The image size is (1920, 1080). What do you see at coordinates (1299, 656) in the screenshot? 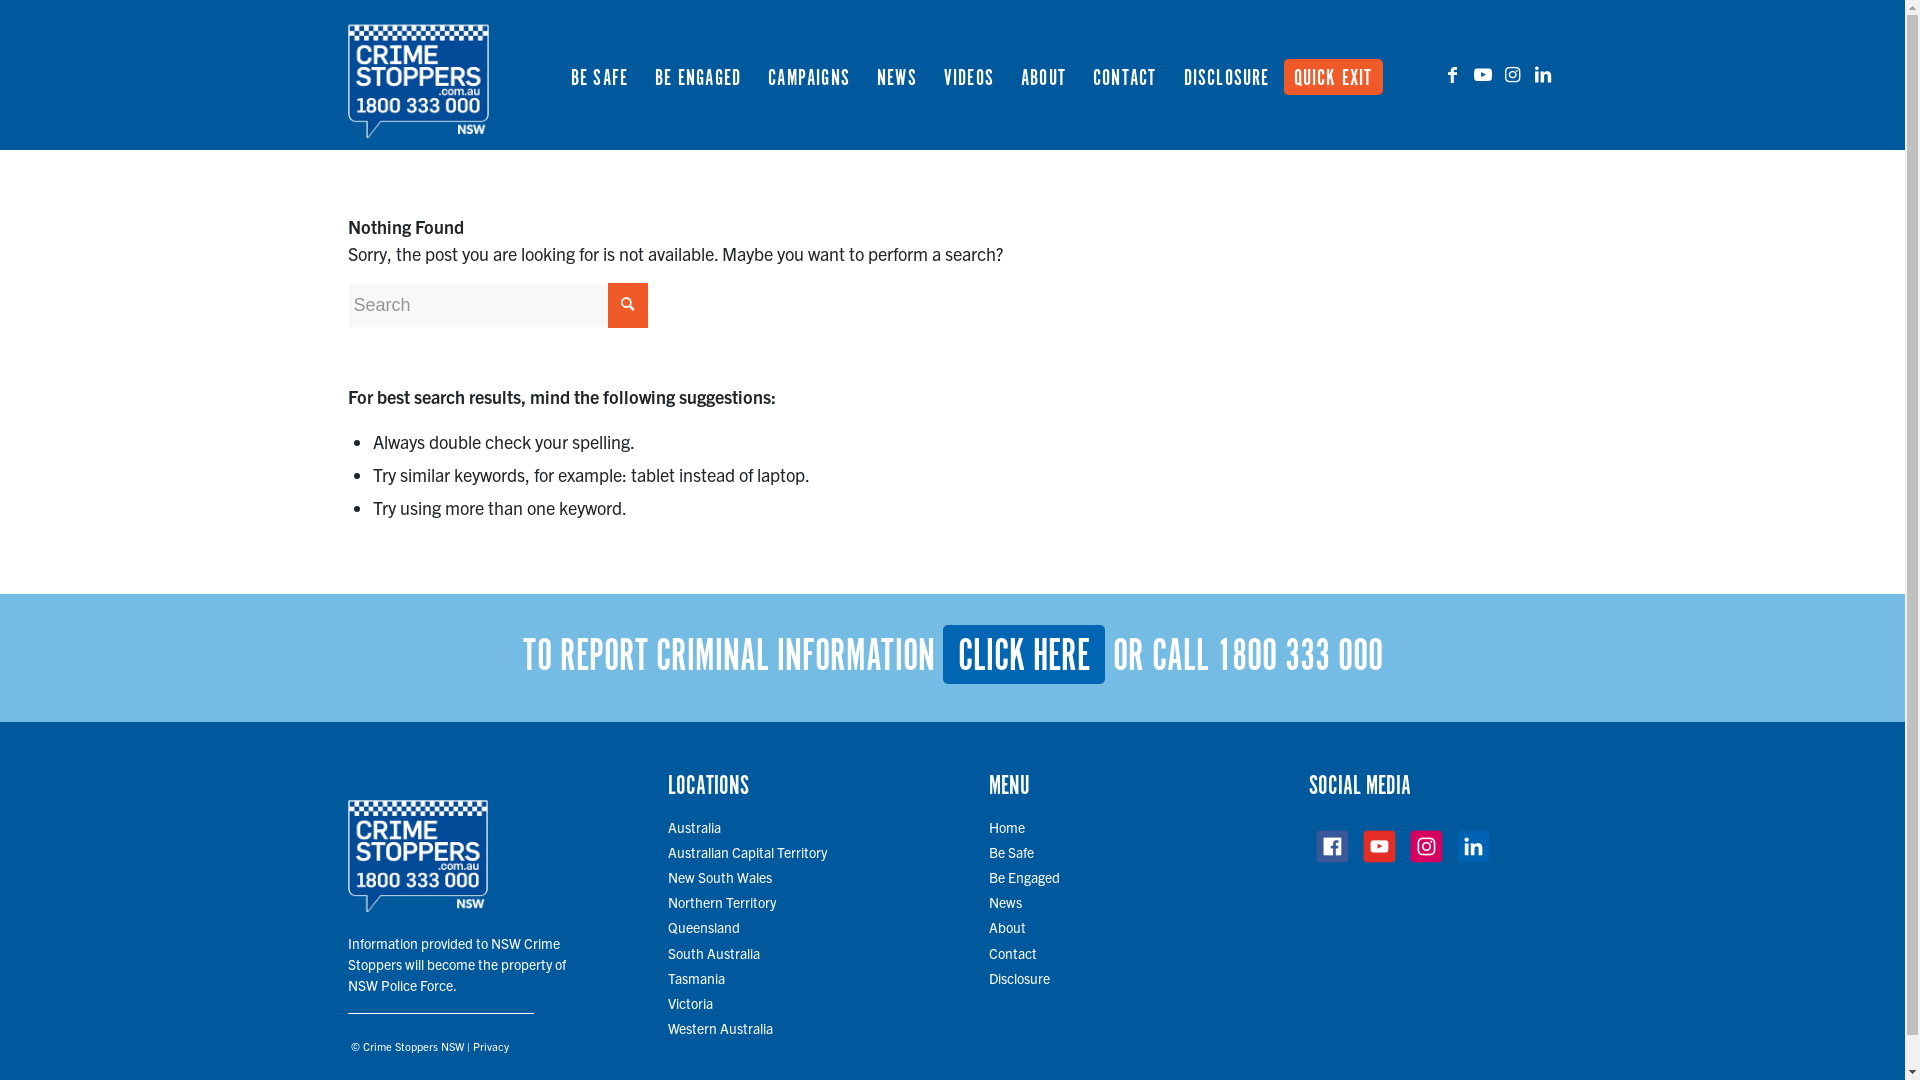
I see `'1800 333 000'` at bounding box center [1299, 656].